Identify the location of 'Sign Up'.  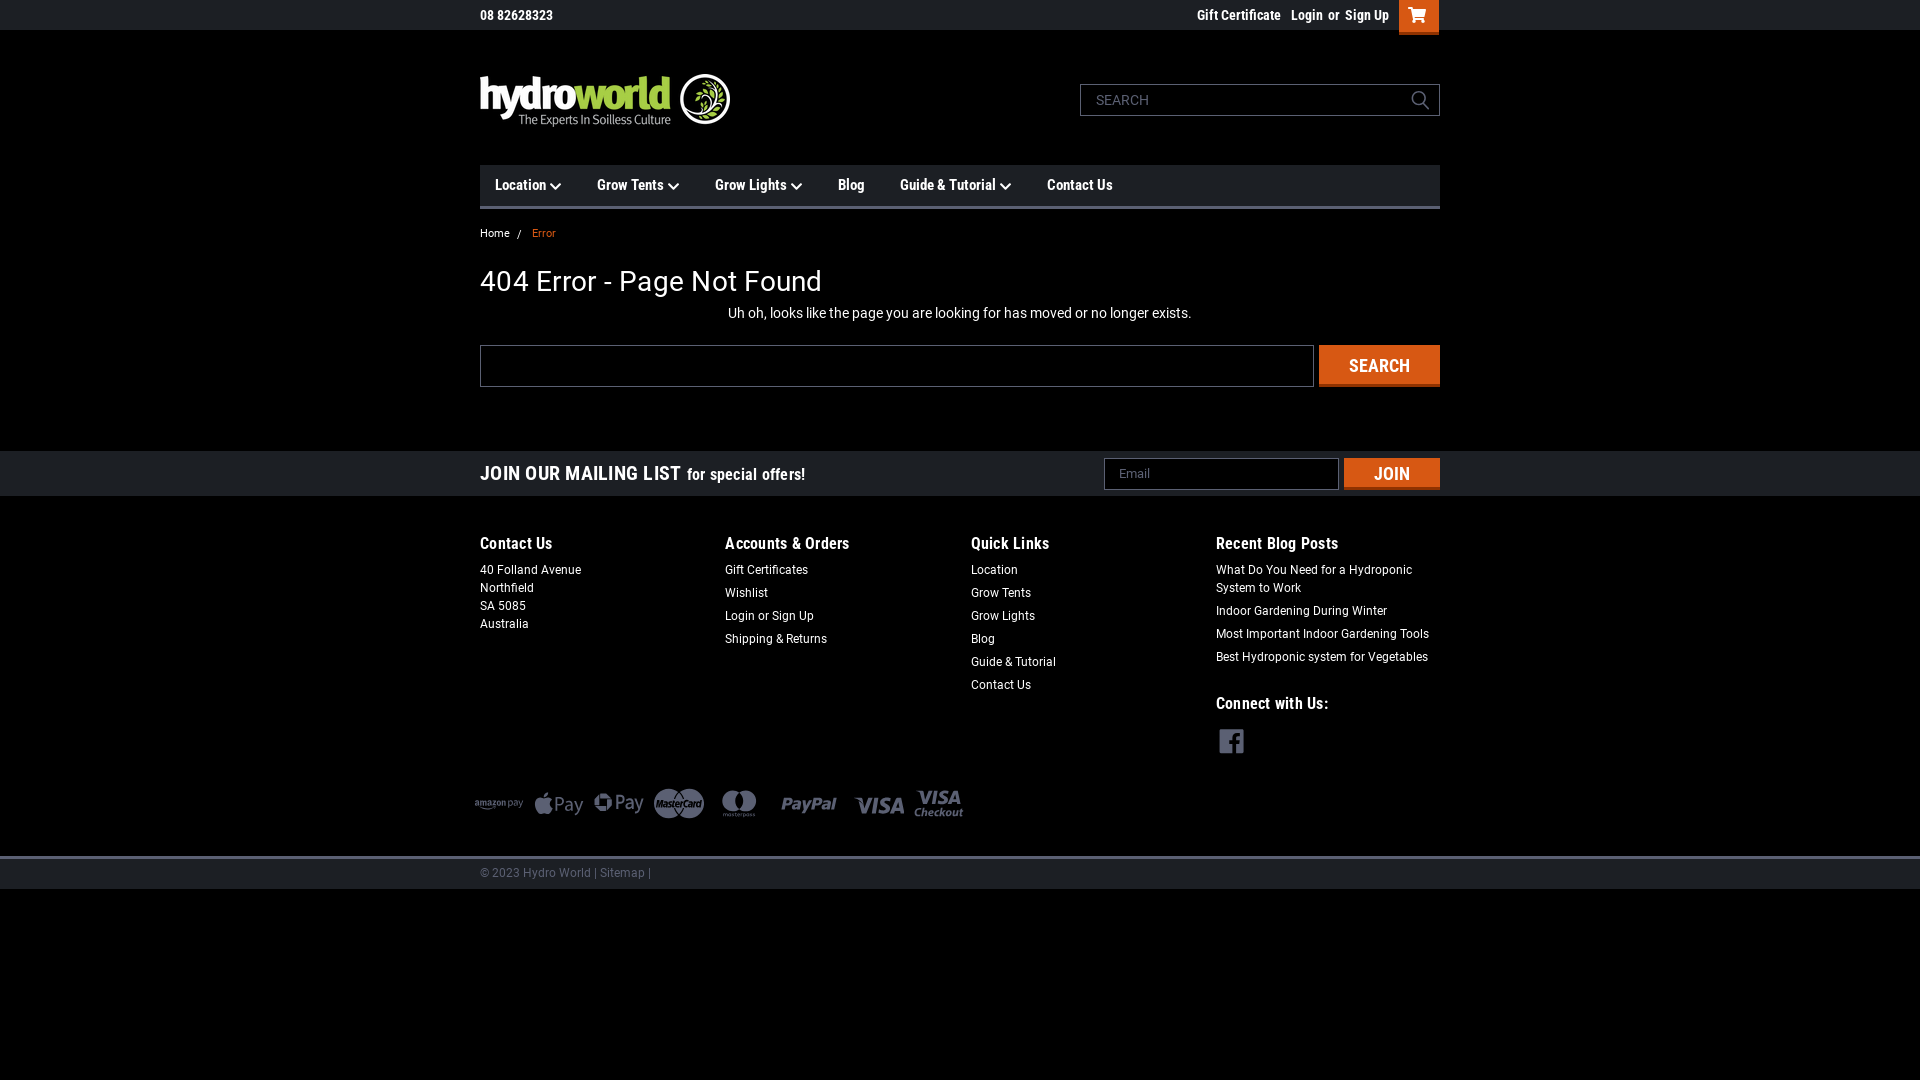
(1363, 15).